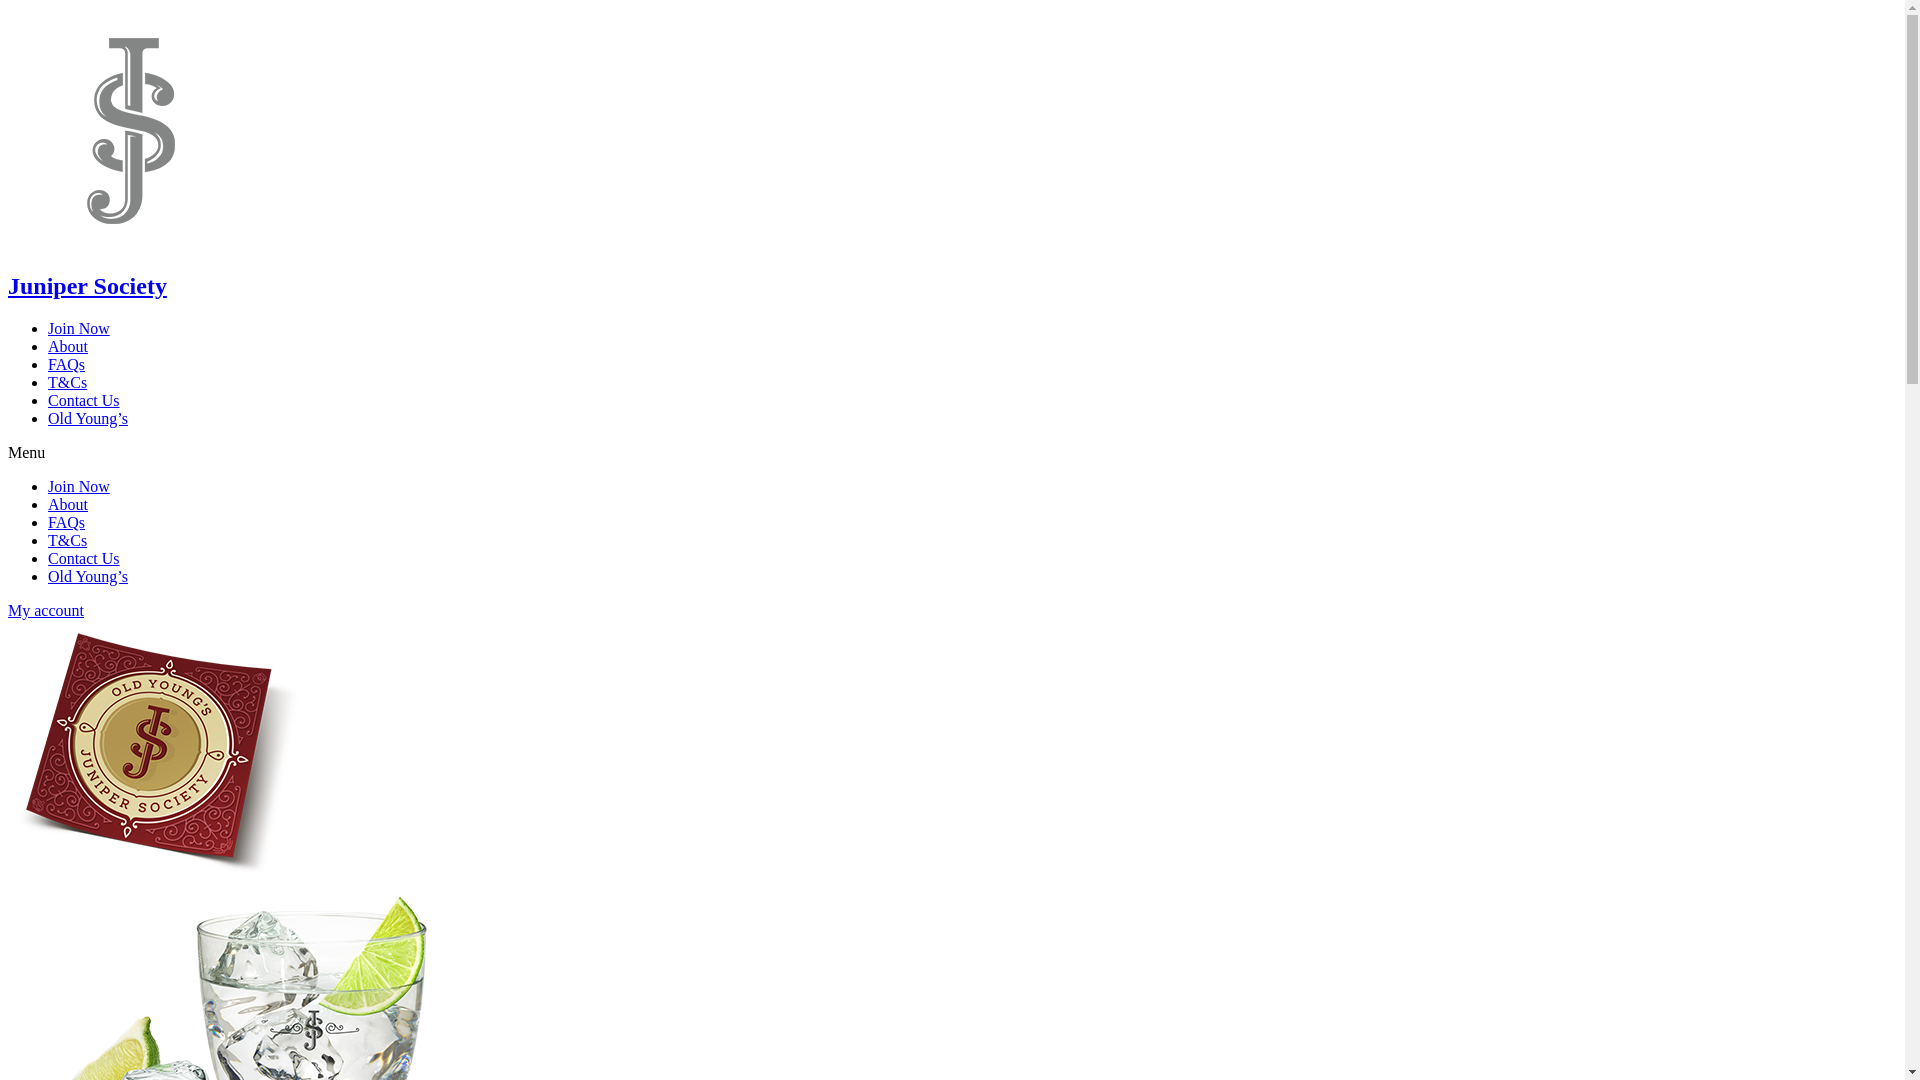 The height and width of the screenshot is (1080, 1920). What do you see at coordinates (48, 400) in the screenshot?
I see `'Contact Us'` at bounding box center [48, 400].